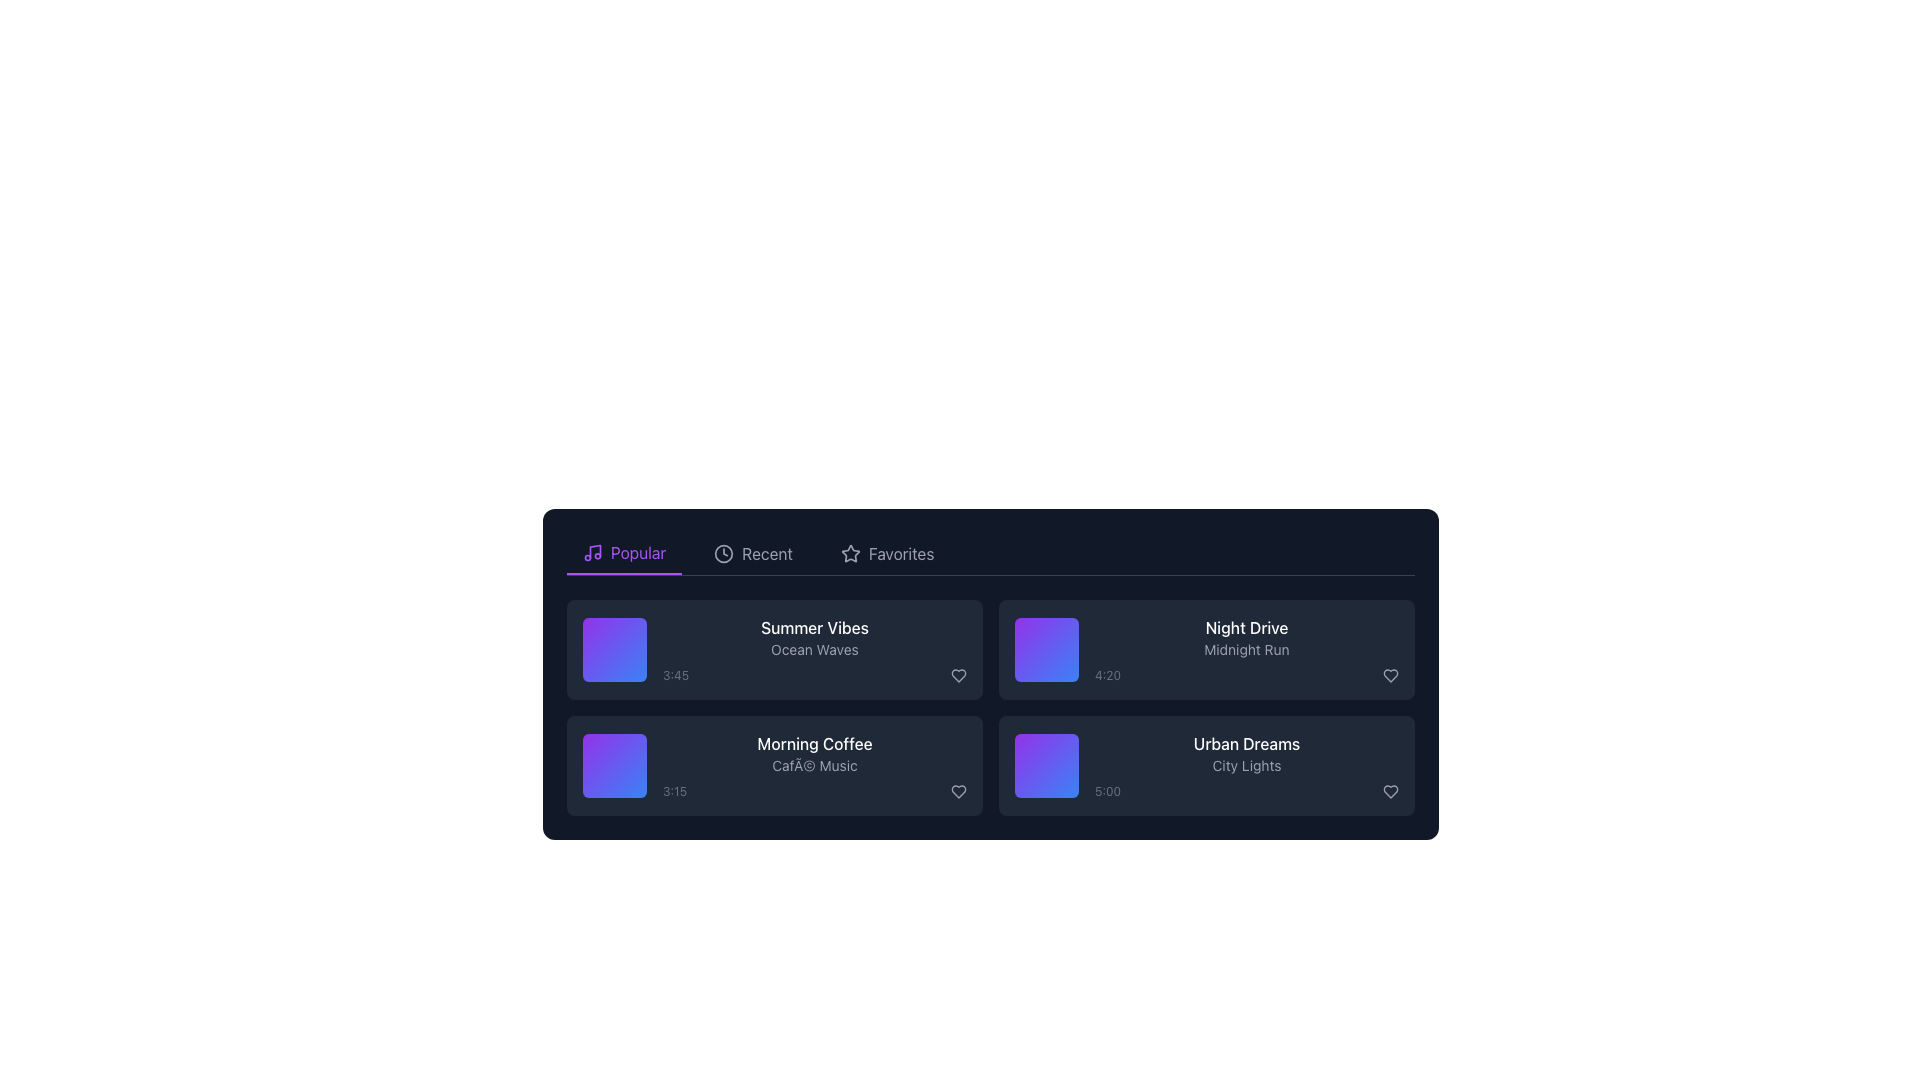 The height and width of the screenshot is (1080, 1920). What do you see at coordinates (1246, 765) in the screenshot?
I see `the Display card that shows details about the music track, located in the bottom row of the right column in a two-element grid` at bounding box center [1246, 765].